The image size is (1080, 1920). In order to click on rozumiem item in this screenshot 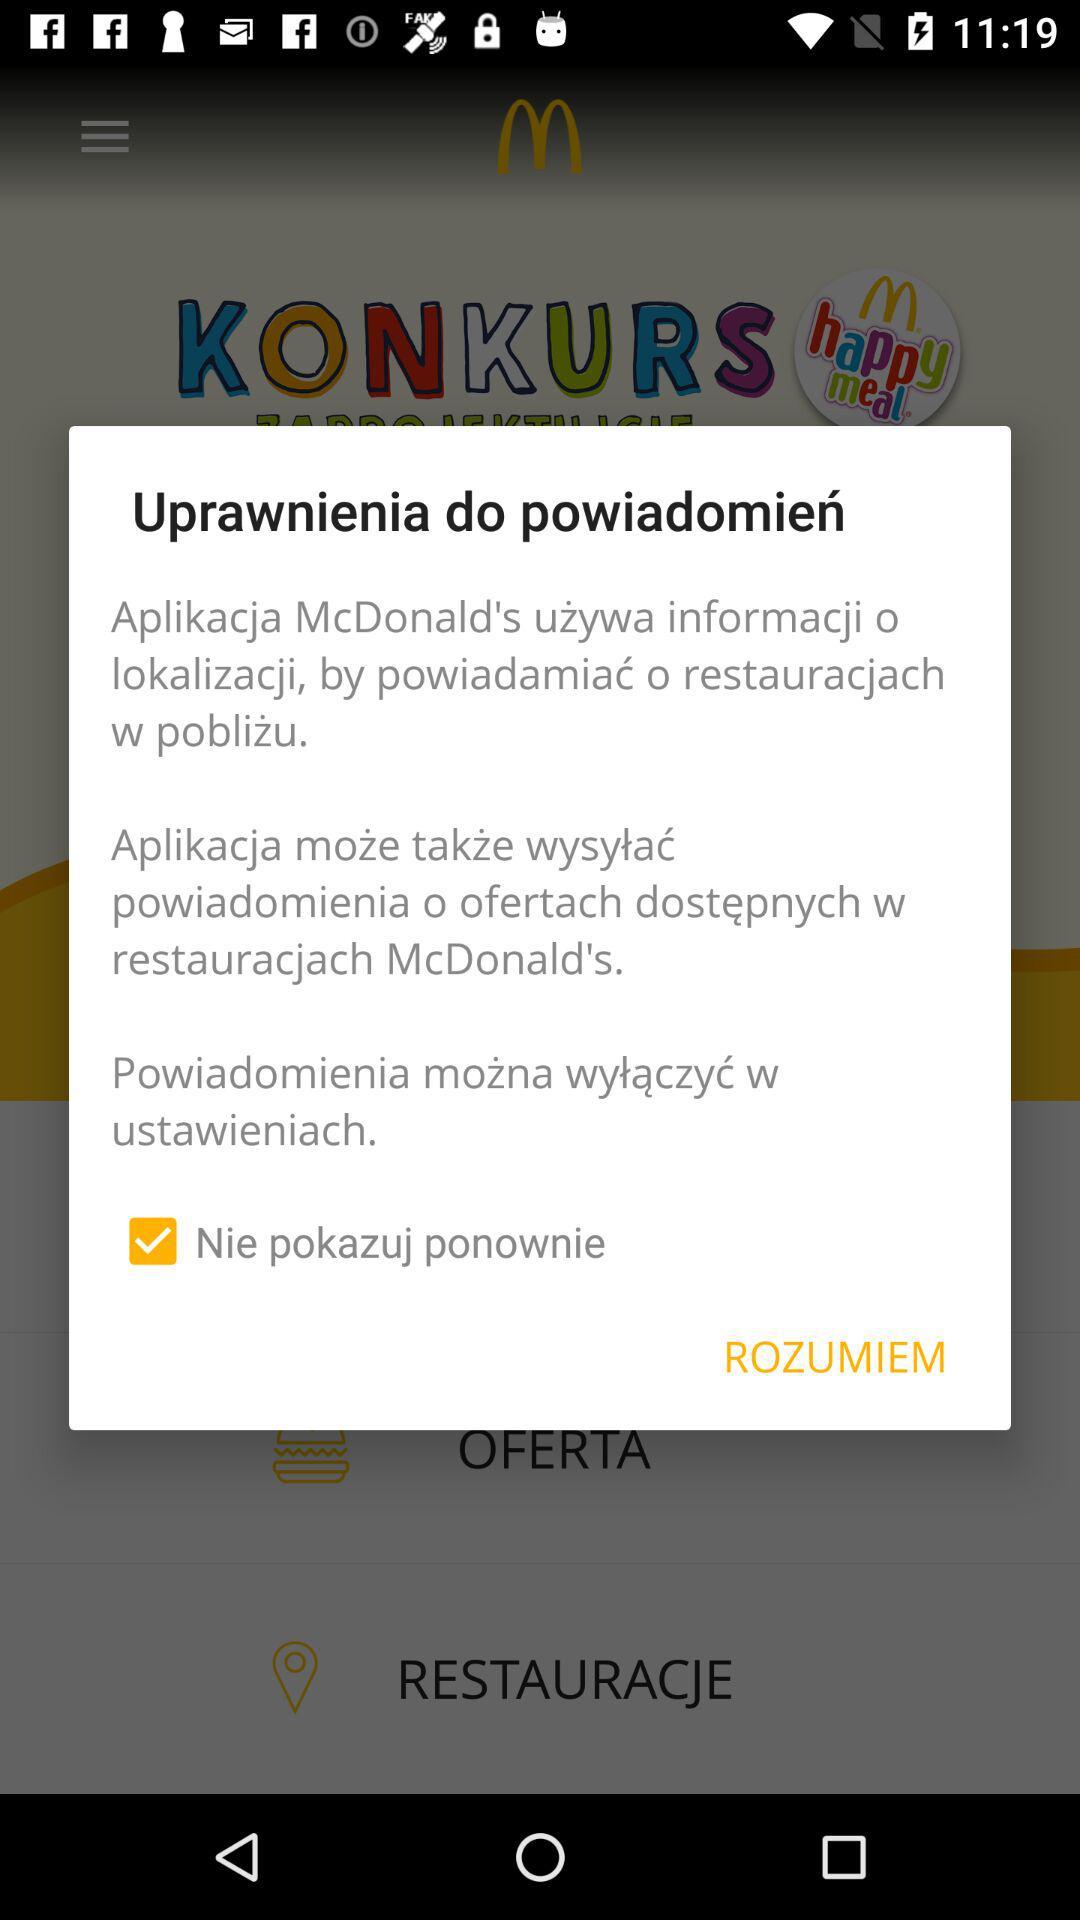, I will do `click(835, 1356)`.